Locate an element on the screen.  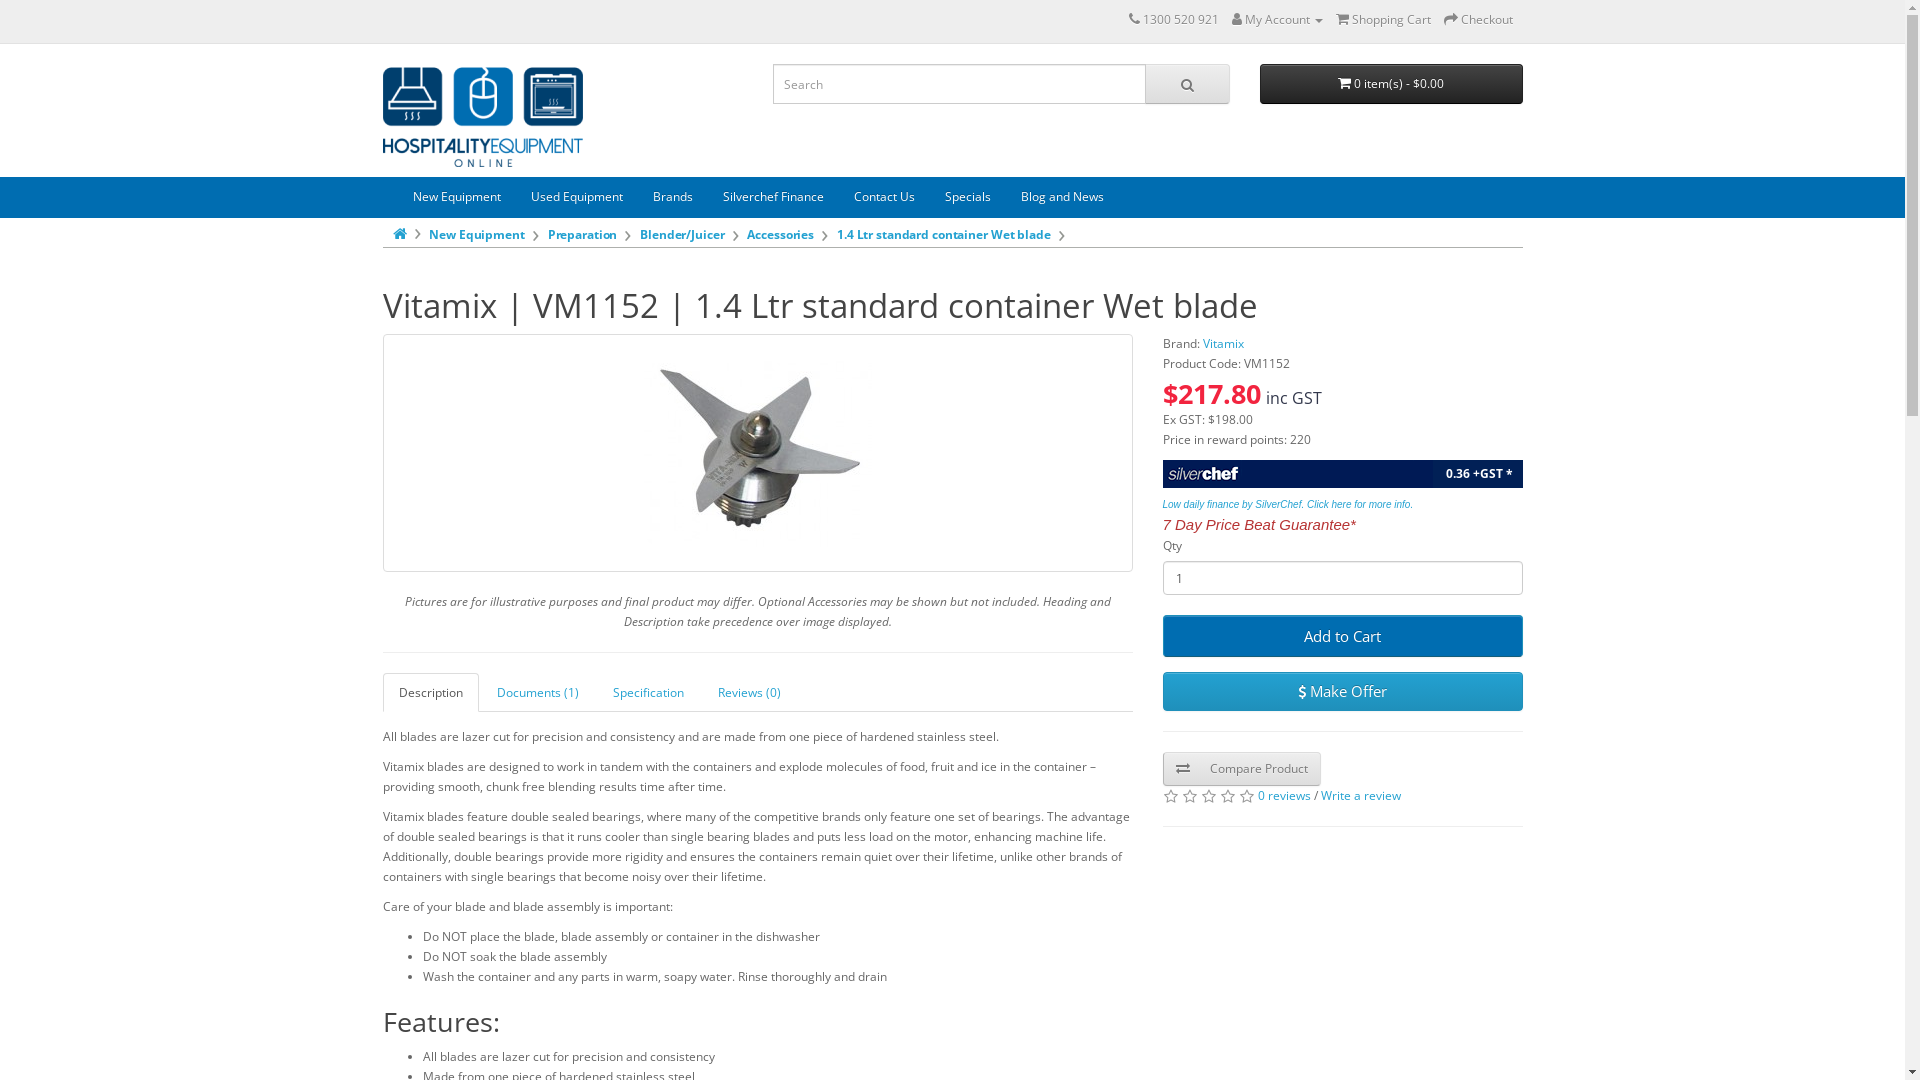
'Make Offer' is located at coordinates (1161, 689).